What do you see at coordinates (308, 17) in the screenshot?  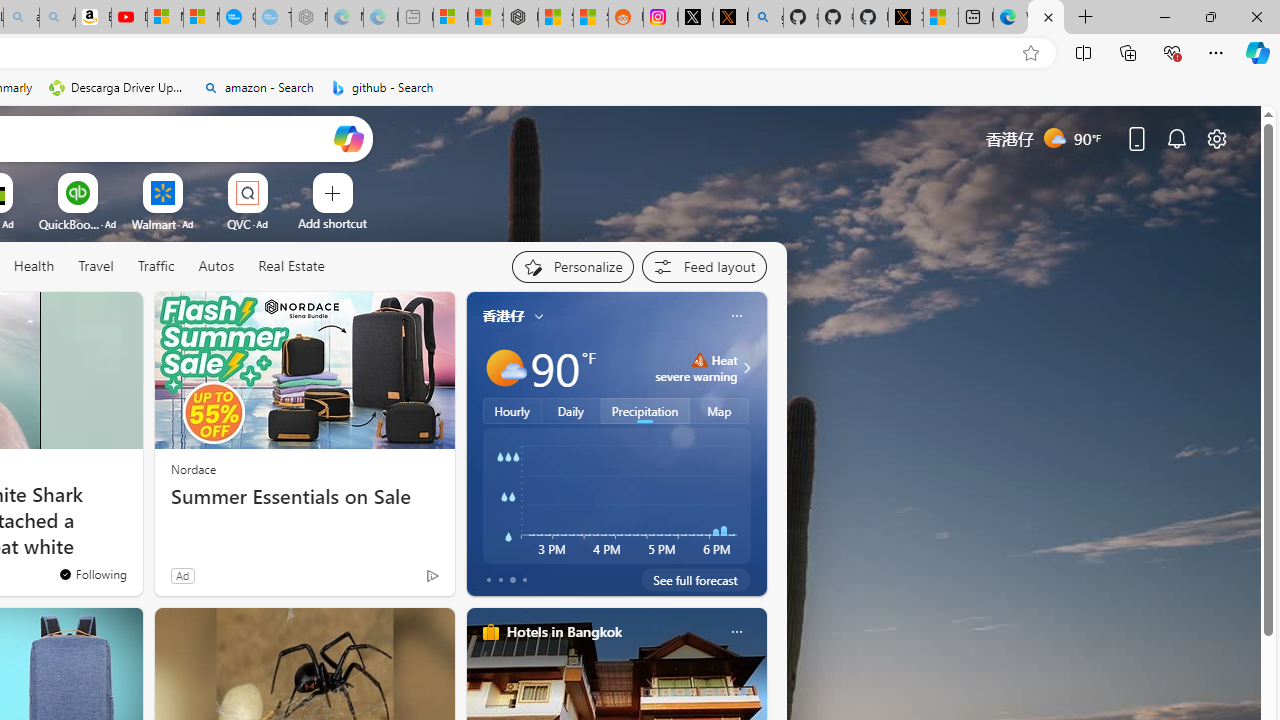 I see `'Nordace - Nordace has arrived Hong Kong - Sleeping'` at bounding box center [308, 17].